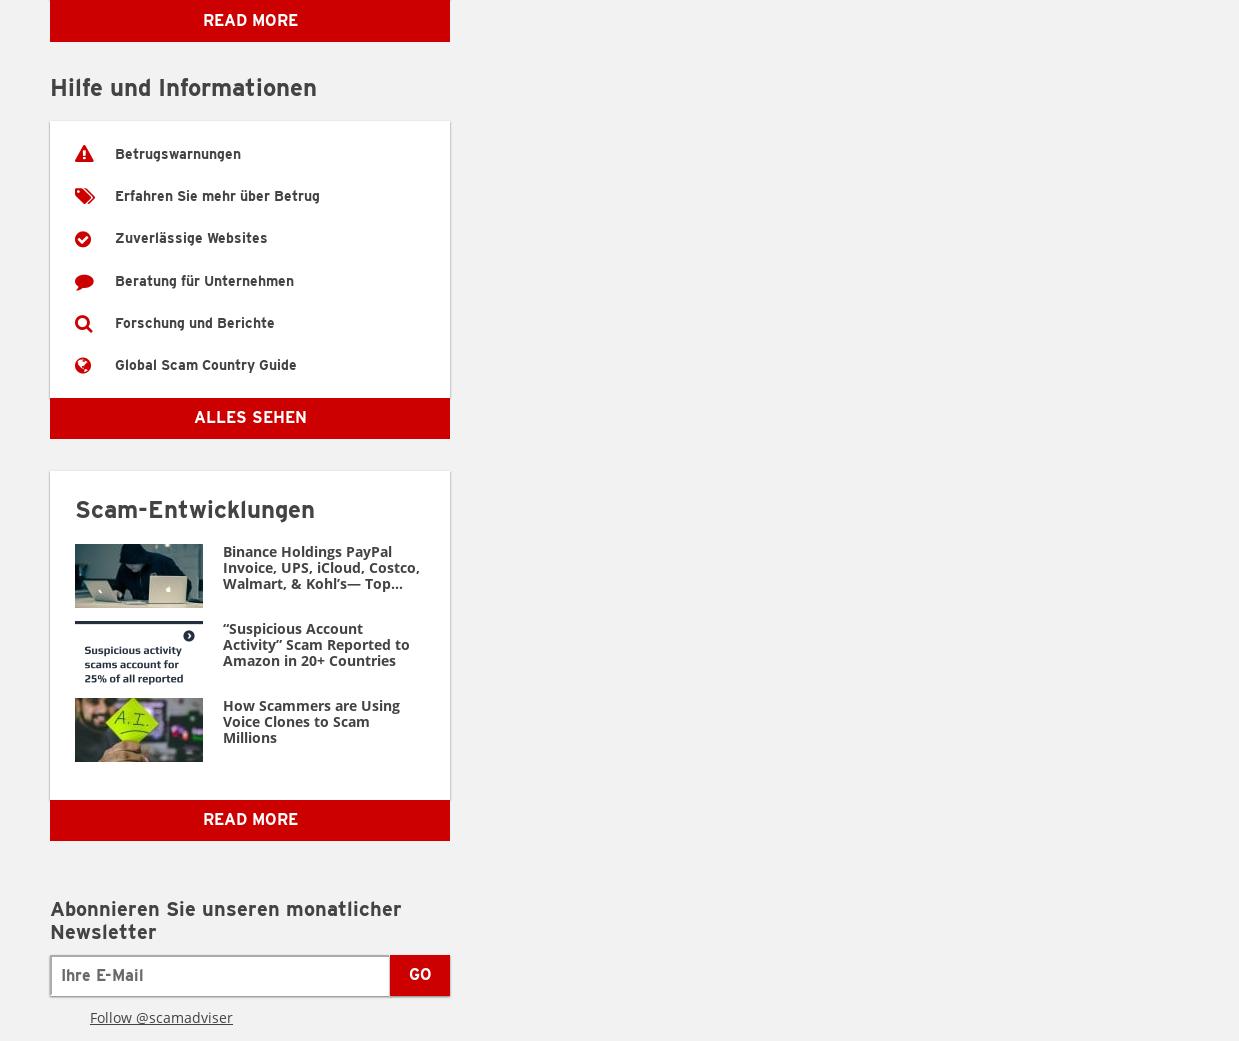  I want to click on 'Forschung und Berichte', so click(194, 321).